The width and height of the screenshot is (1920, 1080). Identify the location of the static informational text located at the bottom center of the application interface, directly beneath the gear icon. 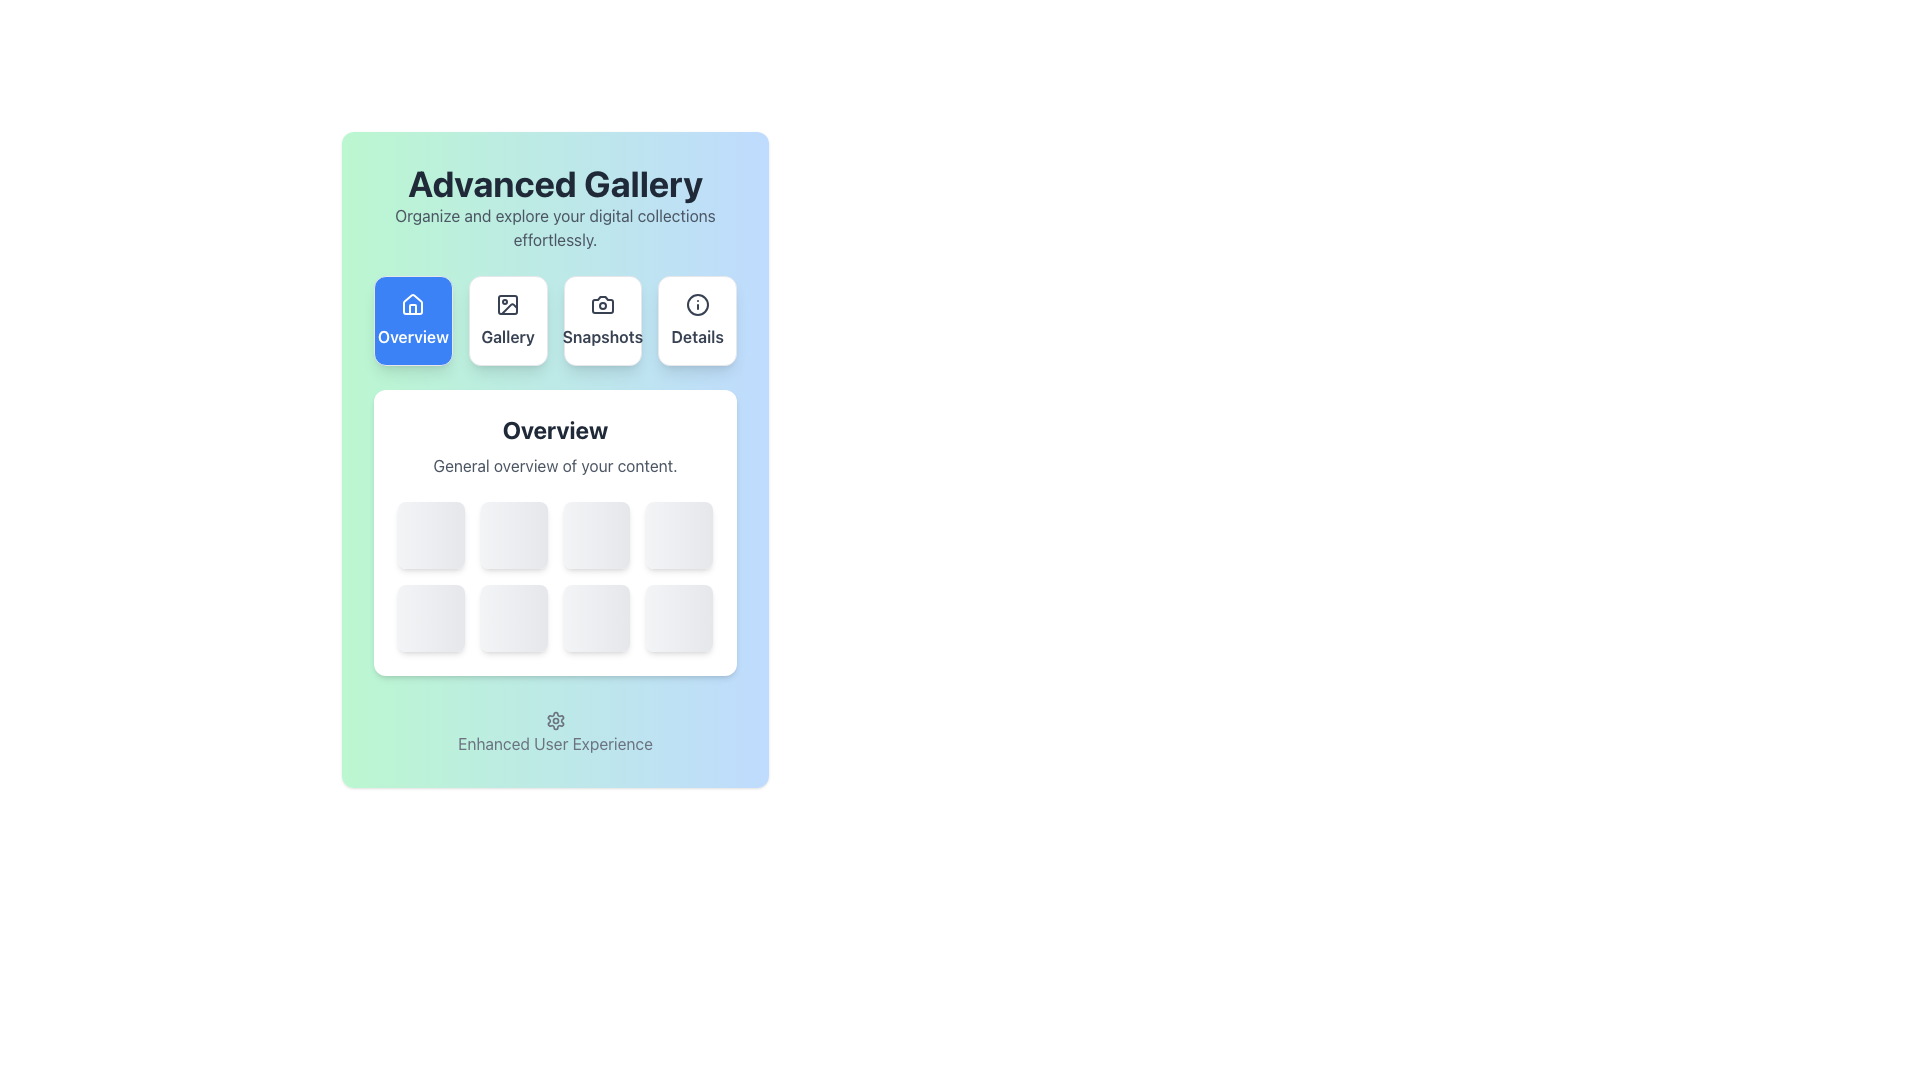
(555, 743).